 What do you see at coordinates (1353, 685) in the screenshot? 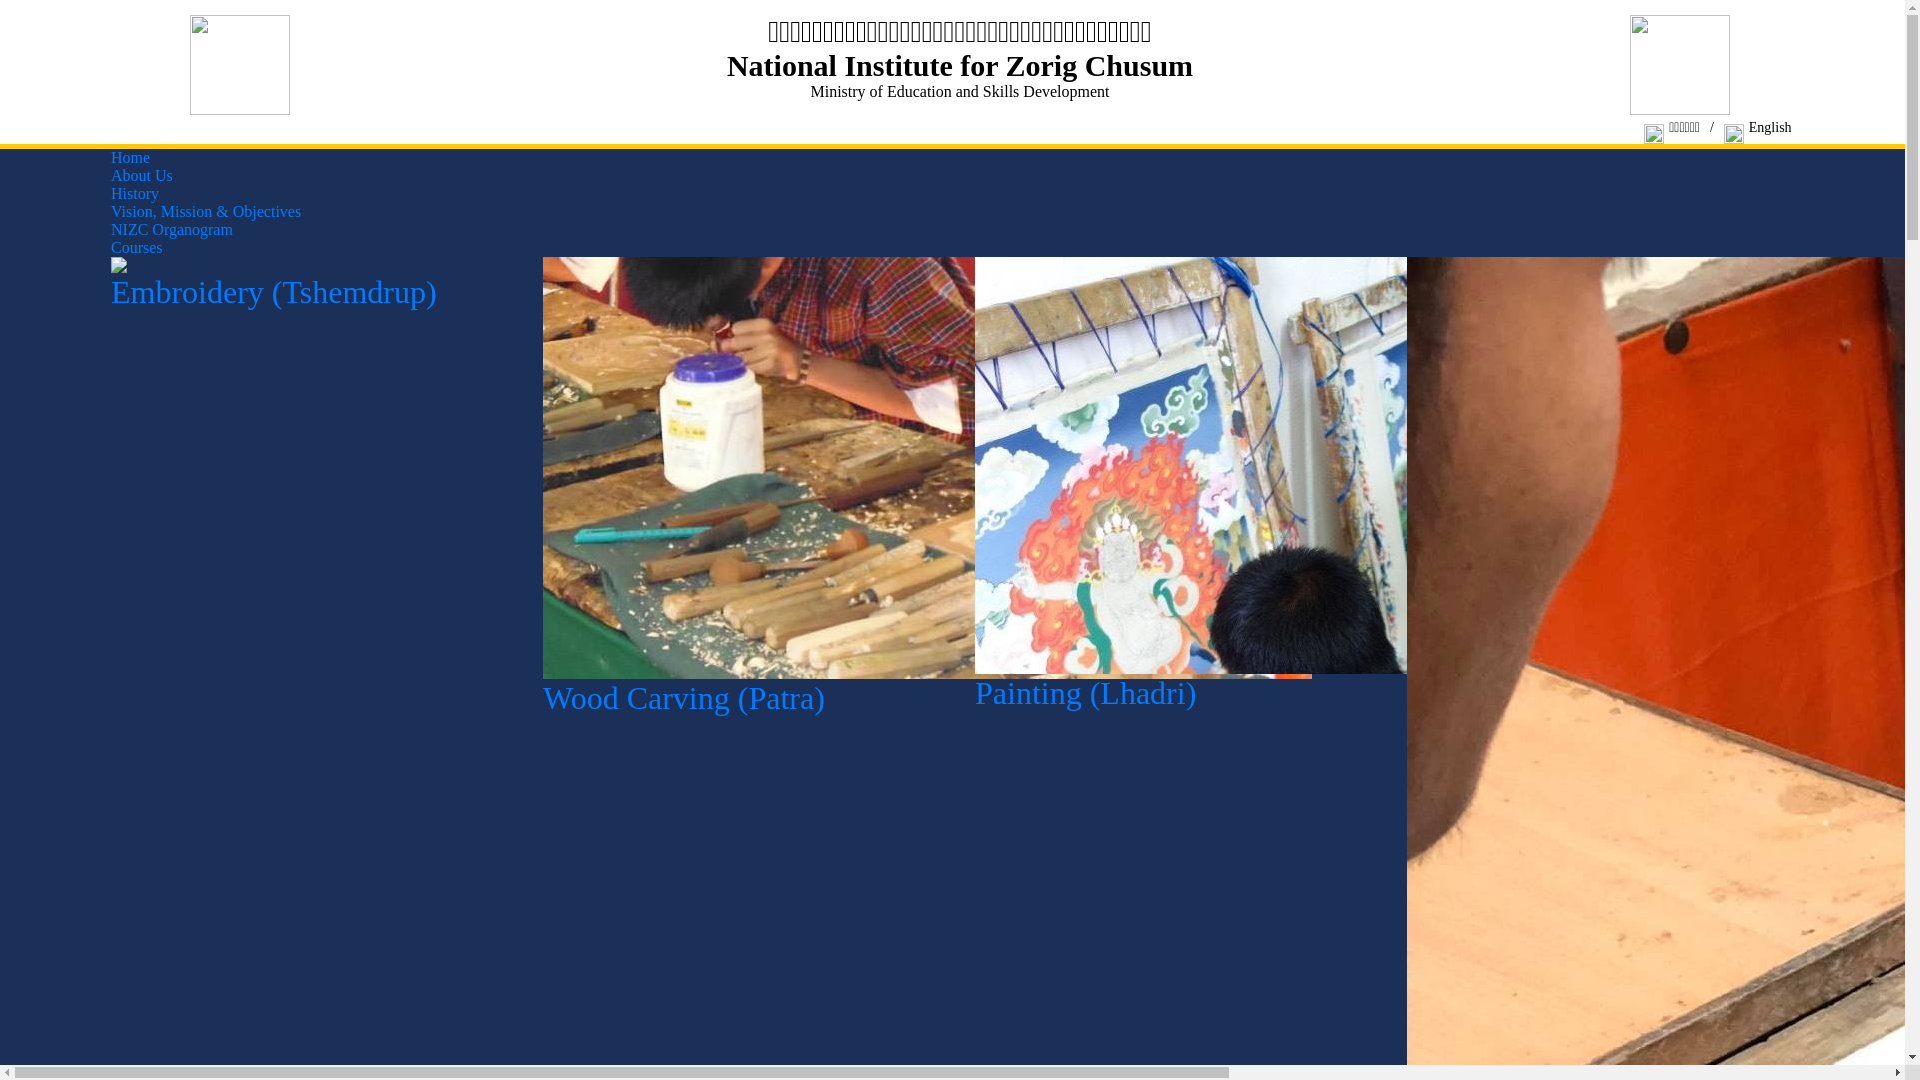
I see `'Painting (Lhadri)'` at bounding box center [1353, 685].